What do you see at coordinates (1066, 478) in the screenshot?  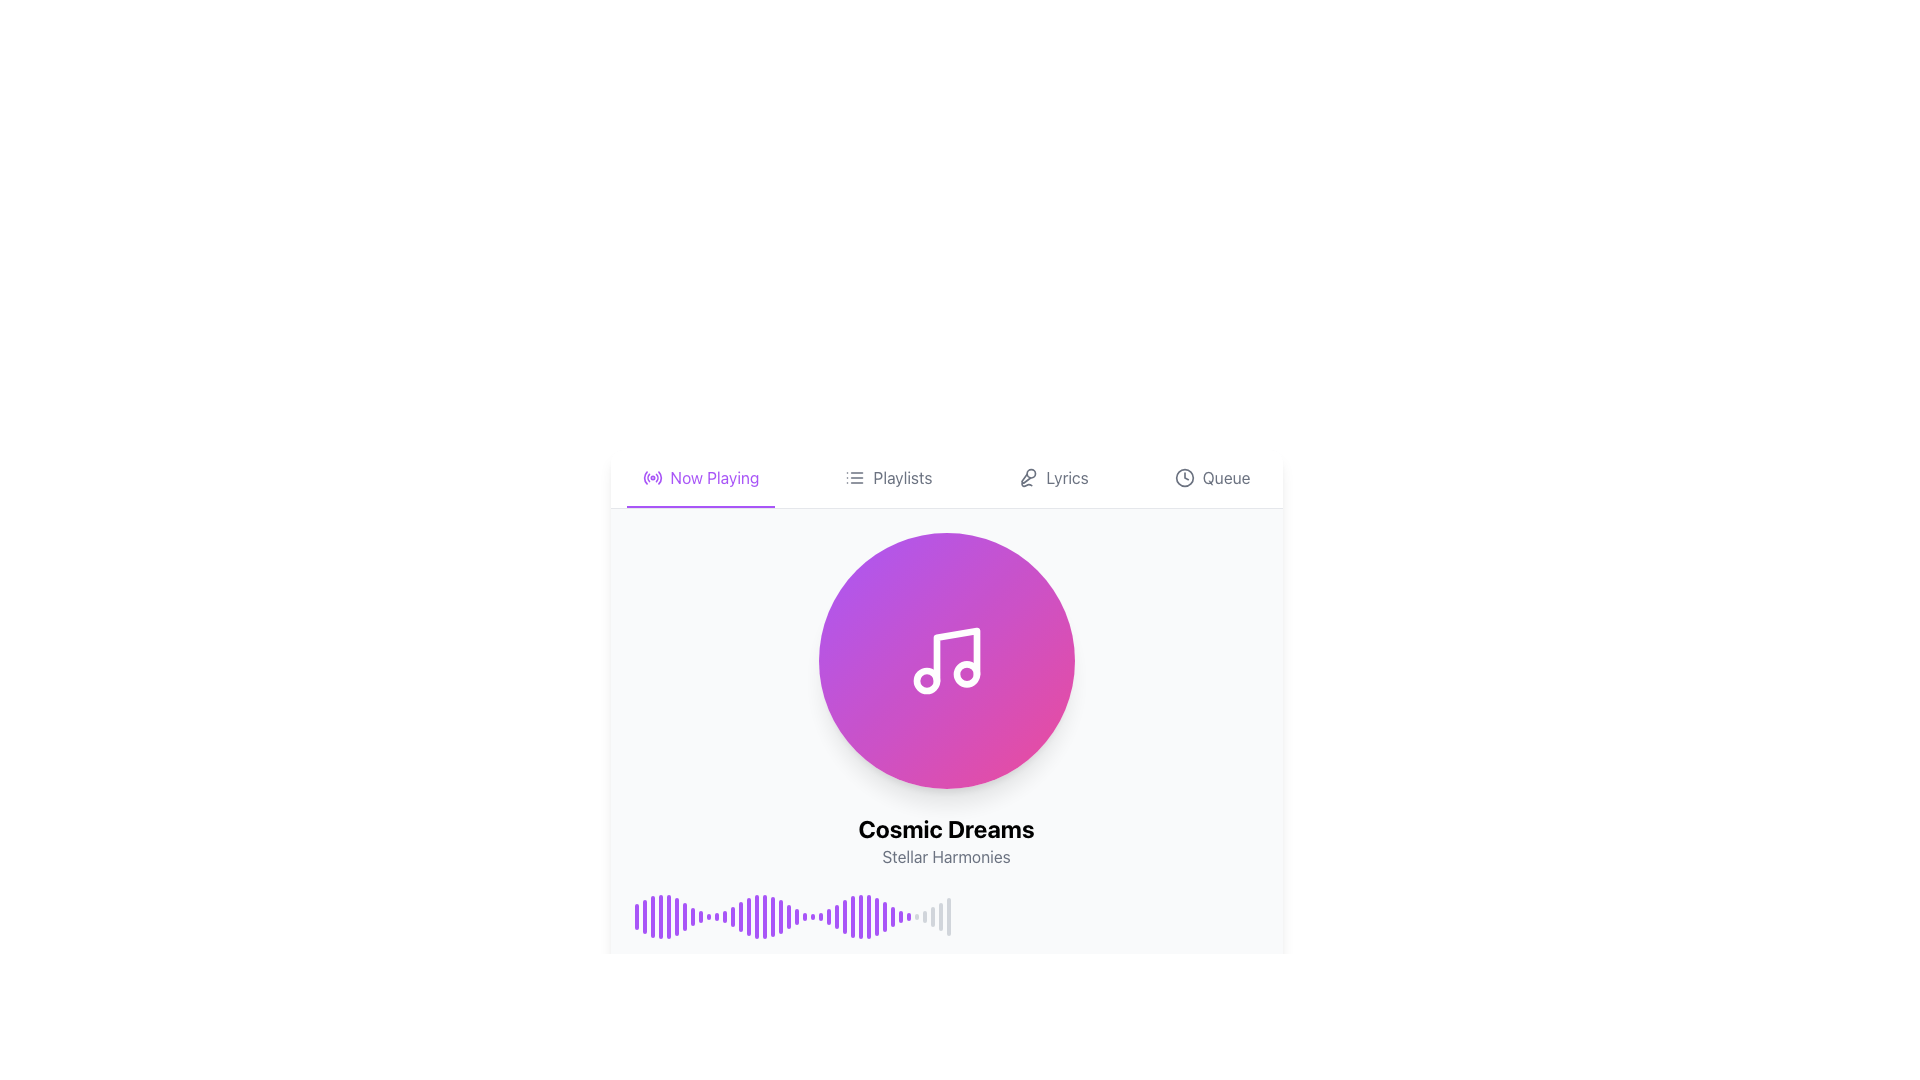 I see `the 'Lyrics' label, which is styled in gray sans-serif font and positioned to the right of the 'Playlists' button in the upper portion of the interface` at bounding box center [1066, 478].